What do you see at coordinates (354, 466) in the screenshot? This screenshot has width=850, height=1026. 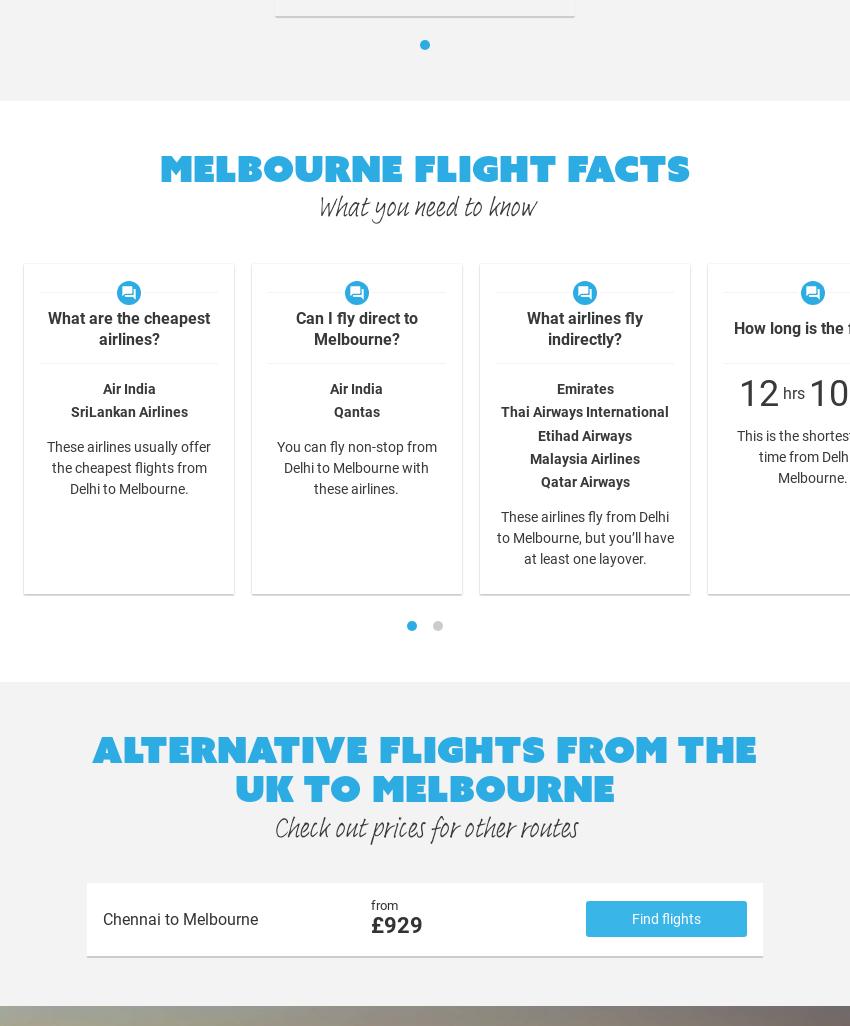 I see `'You can fly non-stop from Delhi to Melbourne with these airlines.'` at bounding box center [354, 466].